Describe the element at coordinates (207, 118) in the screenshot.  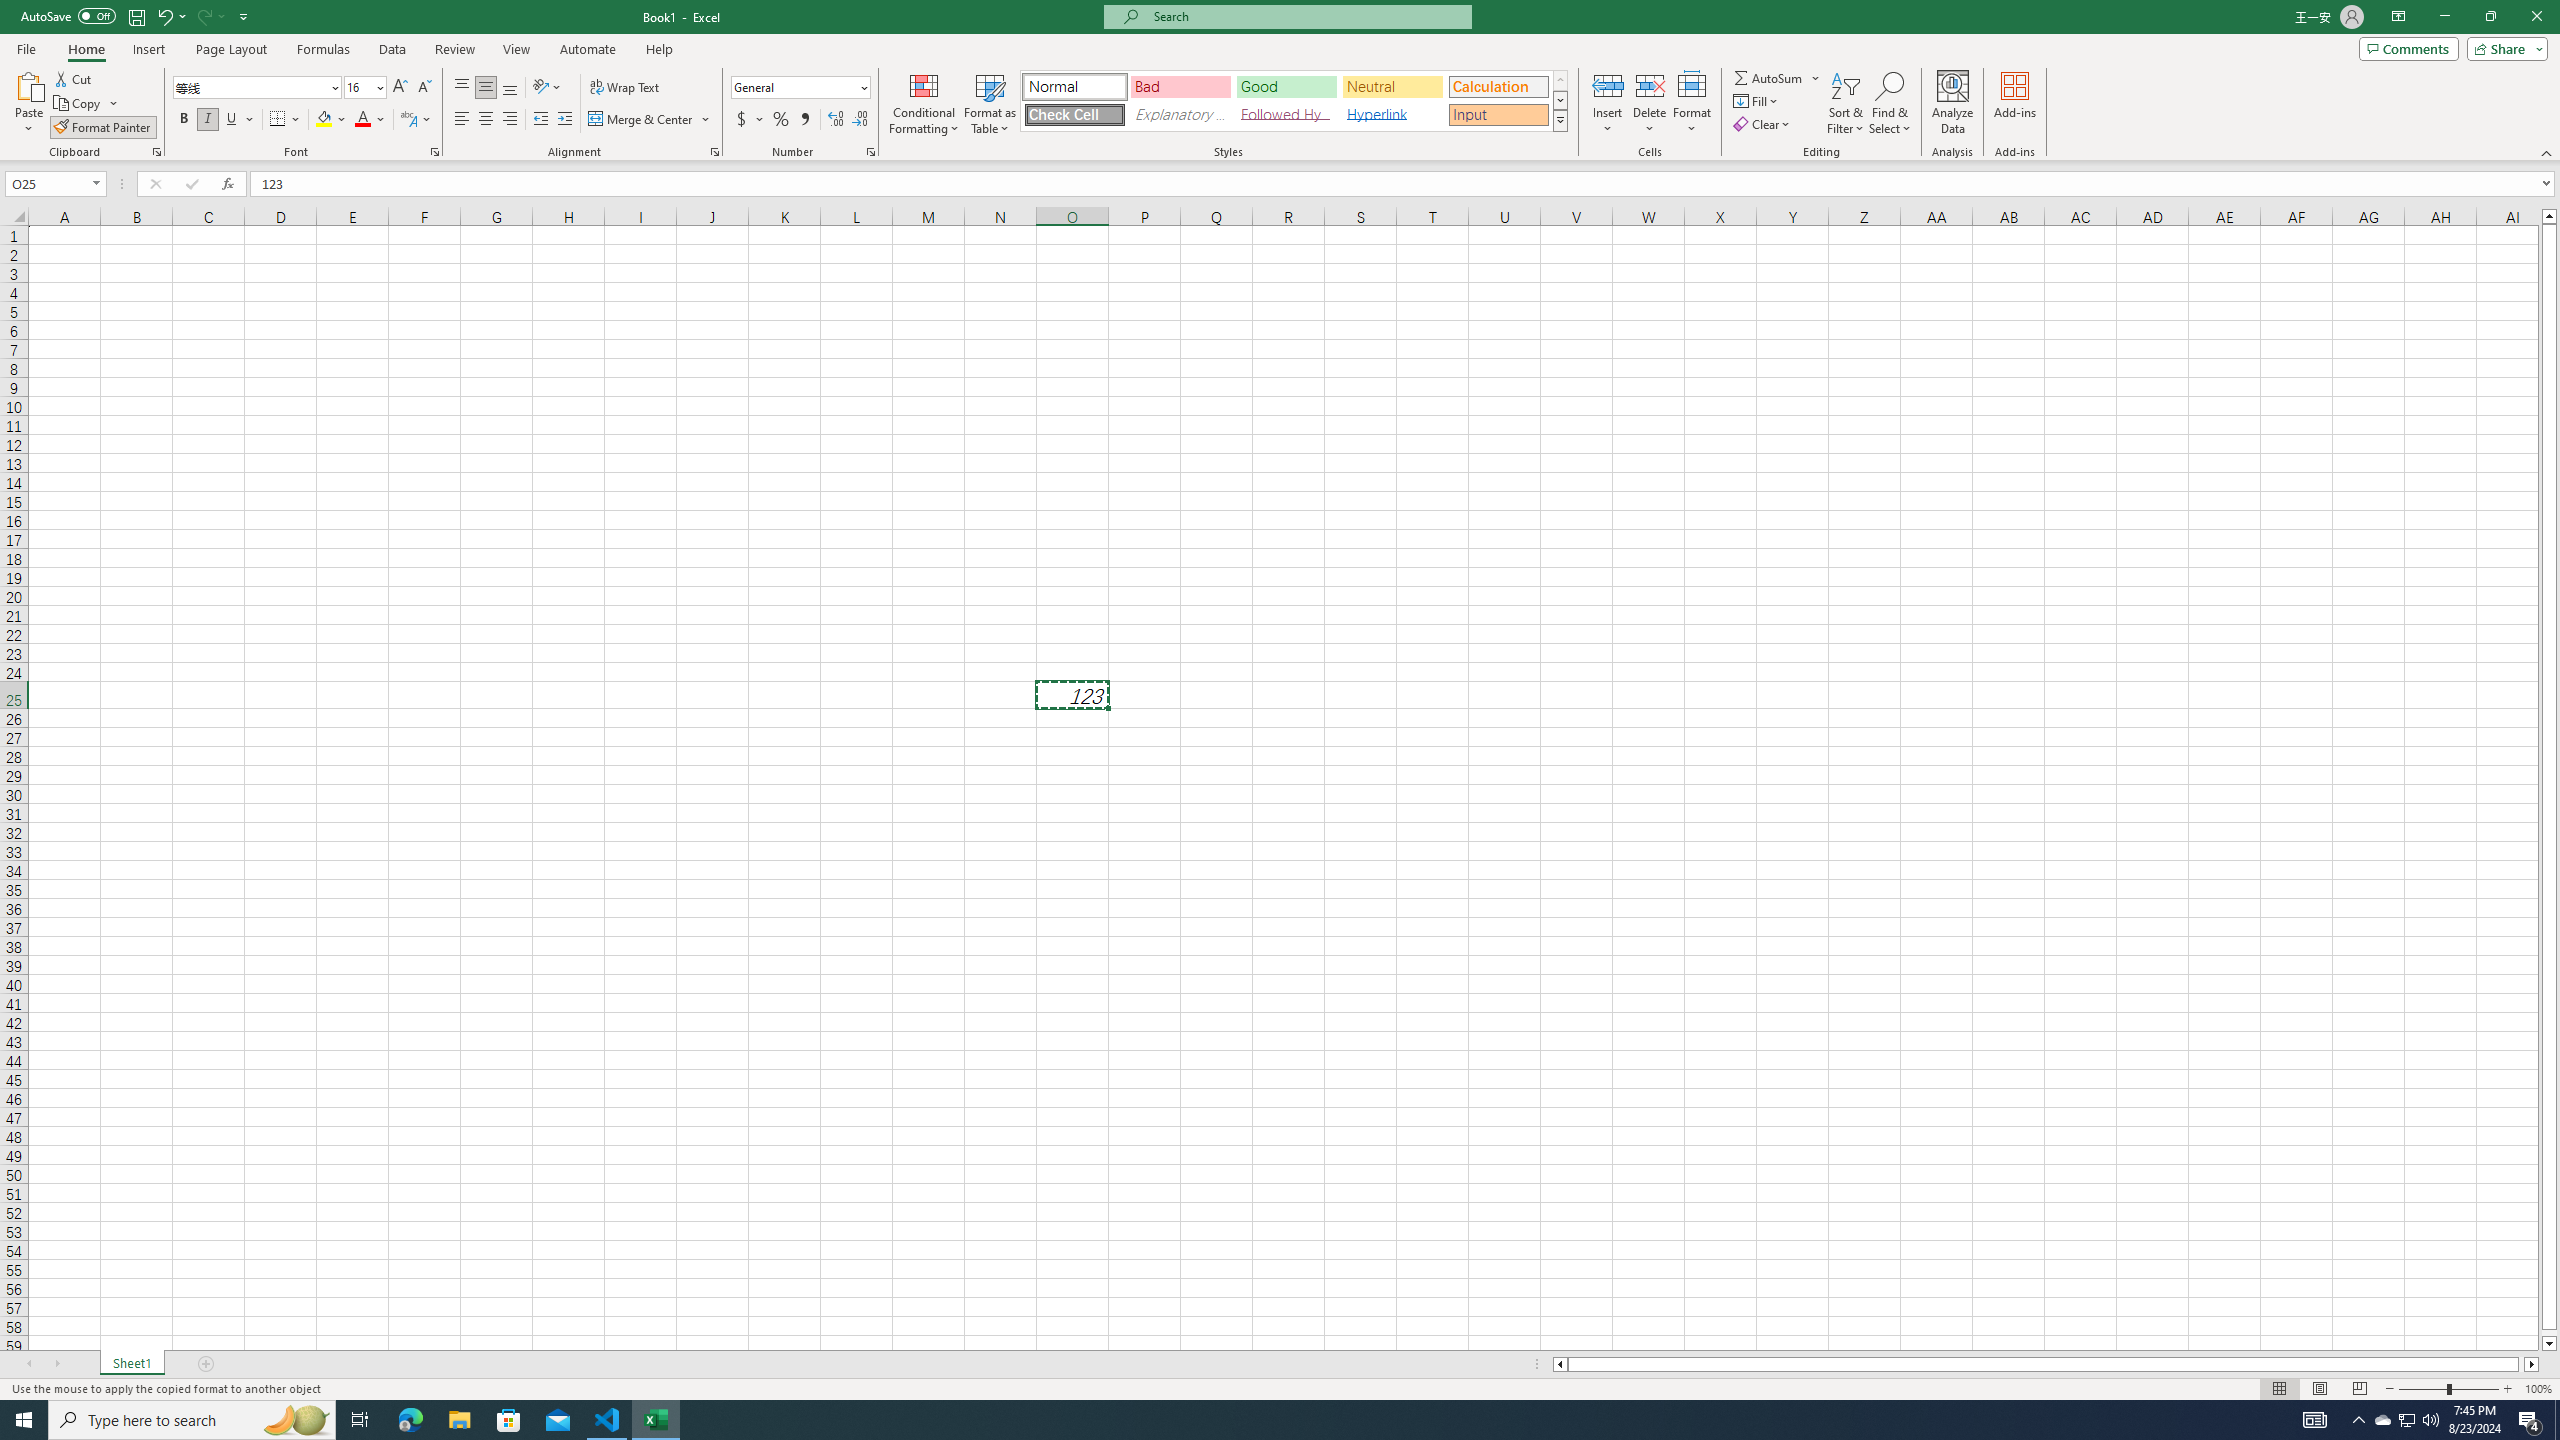
I see `'Italic'` at that location.